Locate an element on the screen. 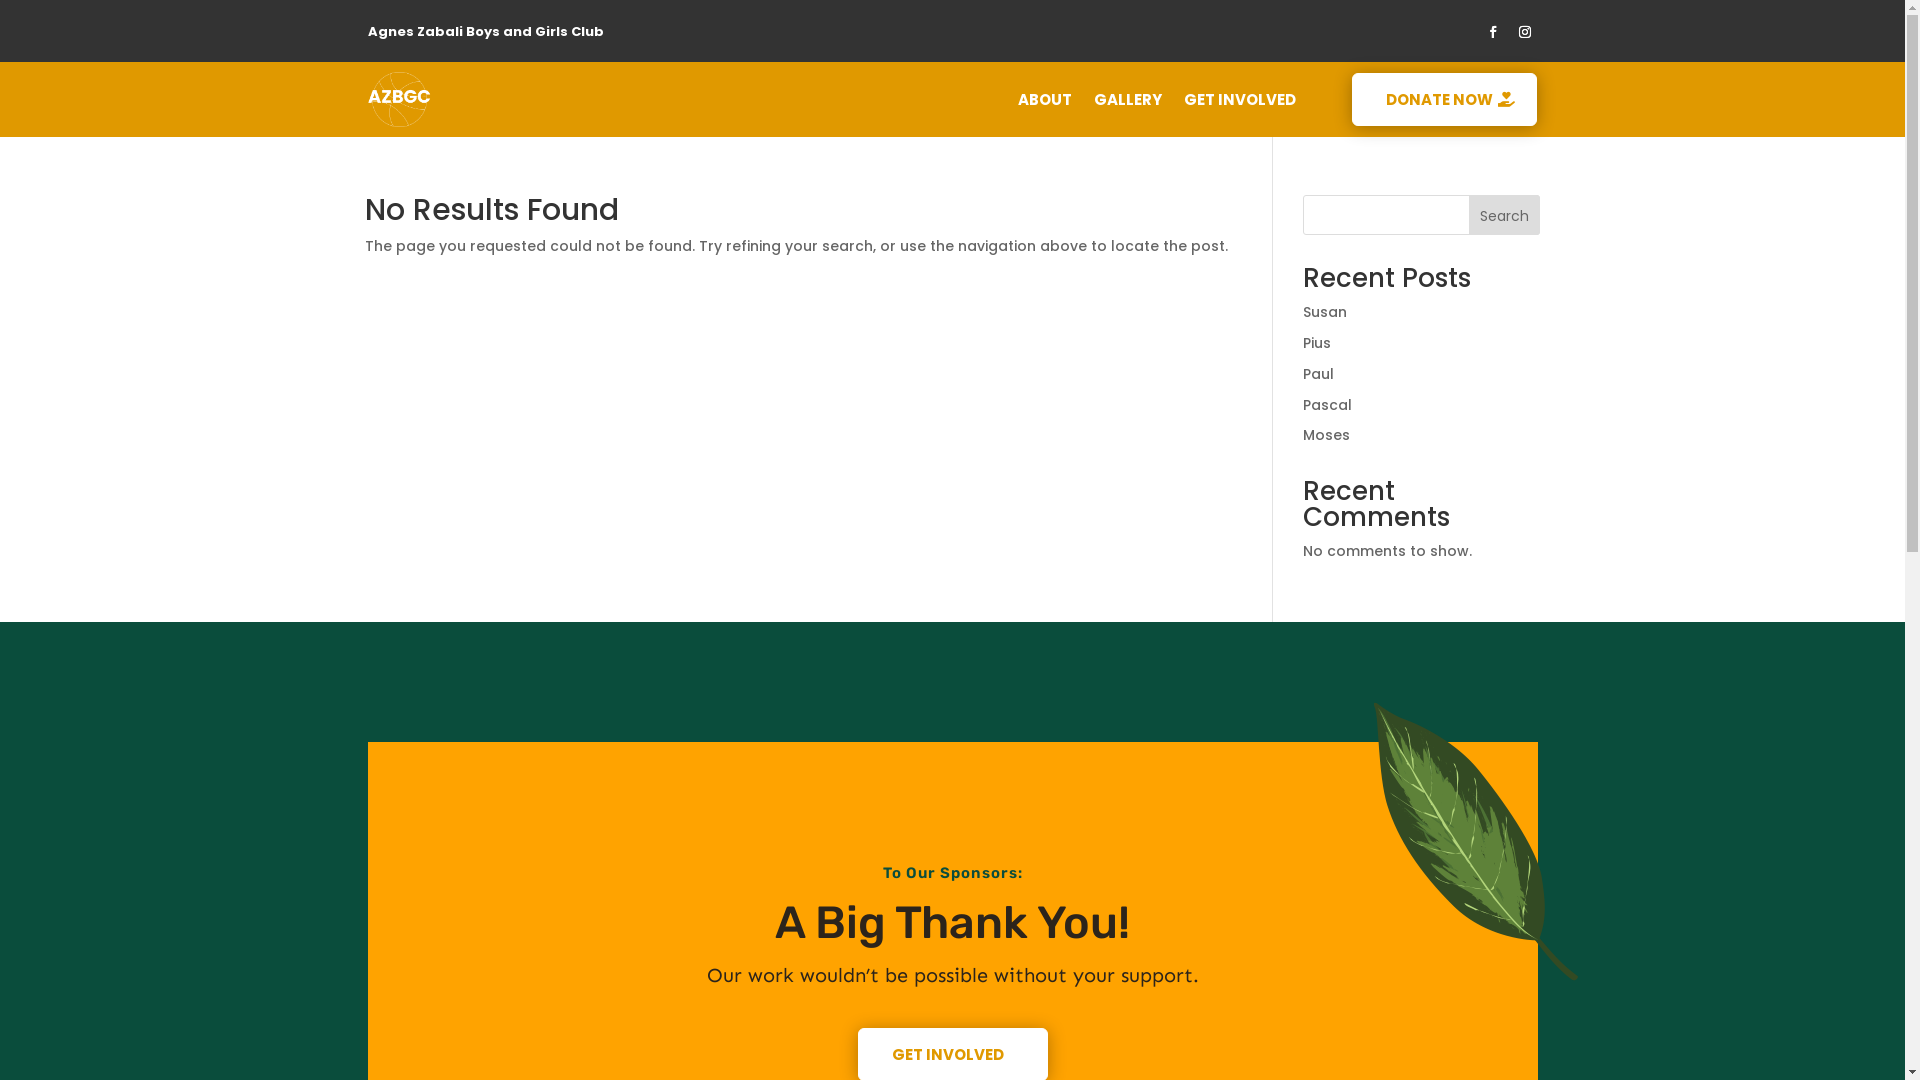  'Pascal' is located at coordinates (1327, 405).